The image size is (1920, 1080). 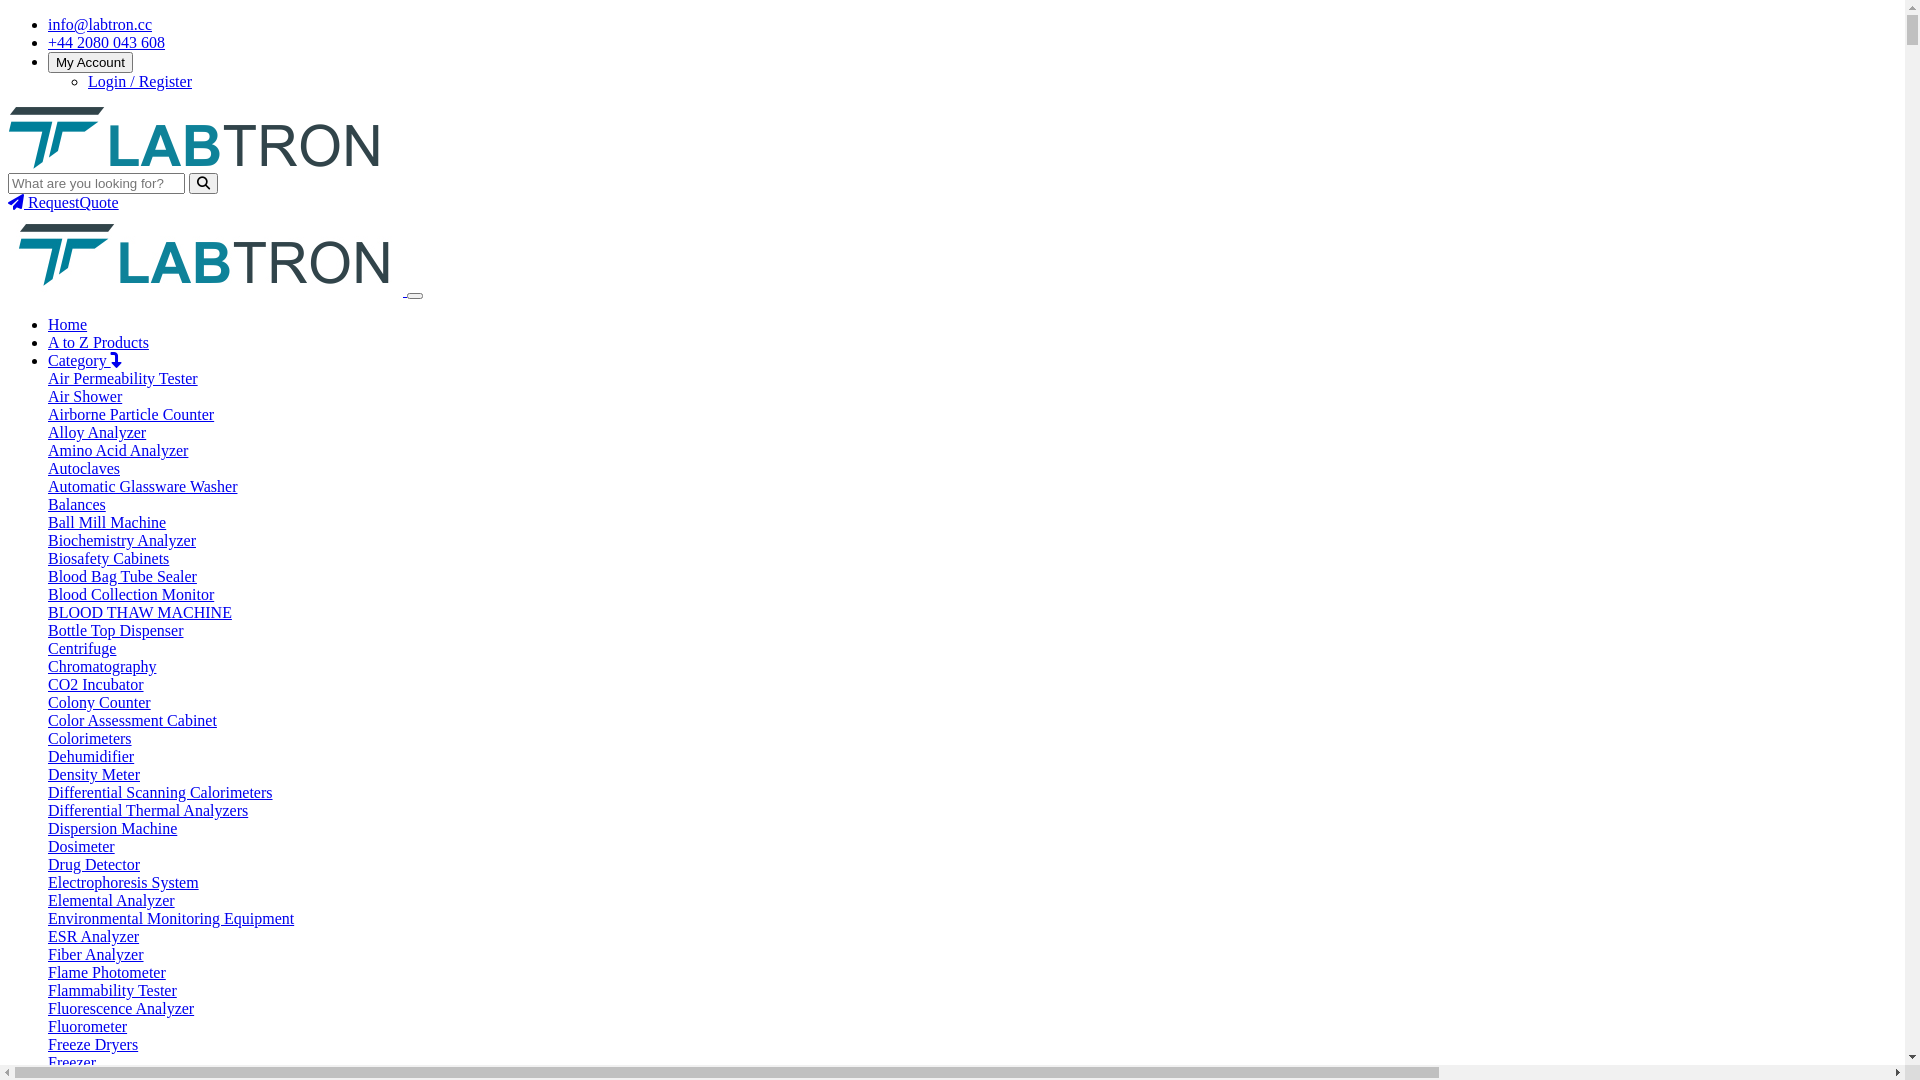 I want to click on 'Elemental Analyzer', so click(x=110, y=900).